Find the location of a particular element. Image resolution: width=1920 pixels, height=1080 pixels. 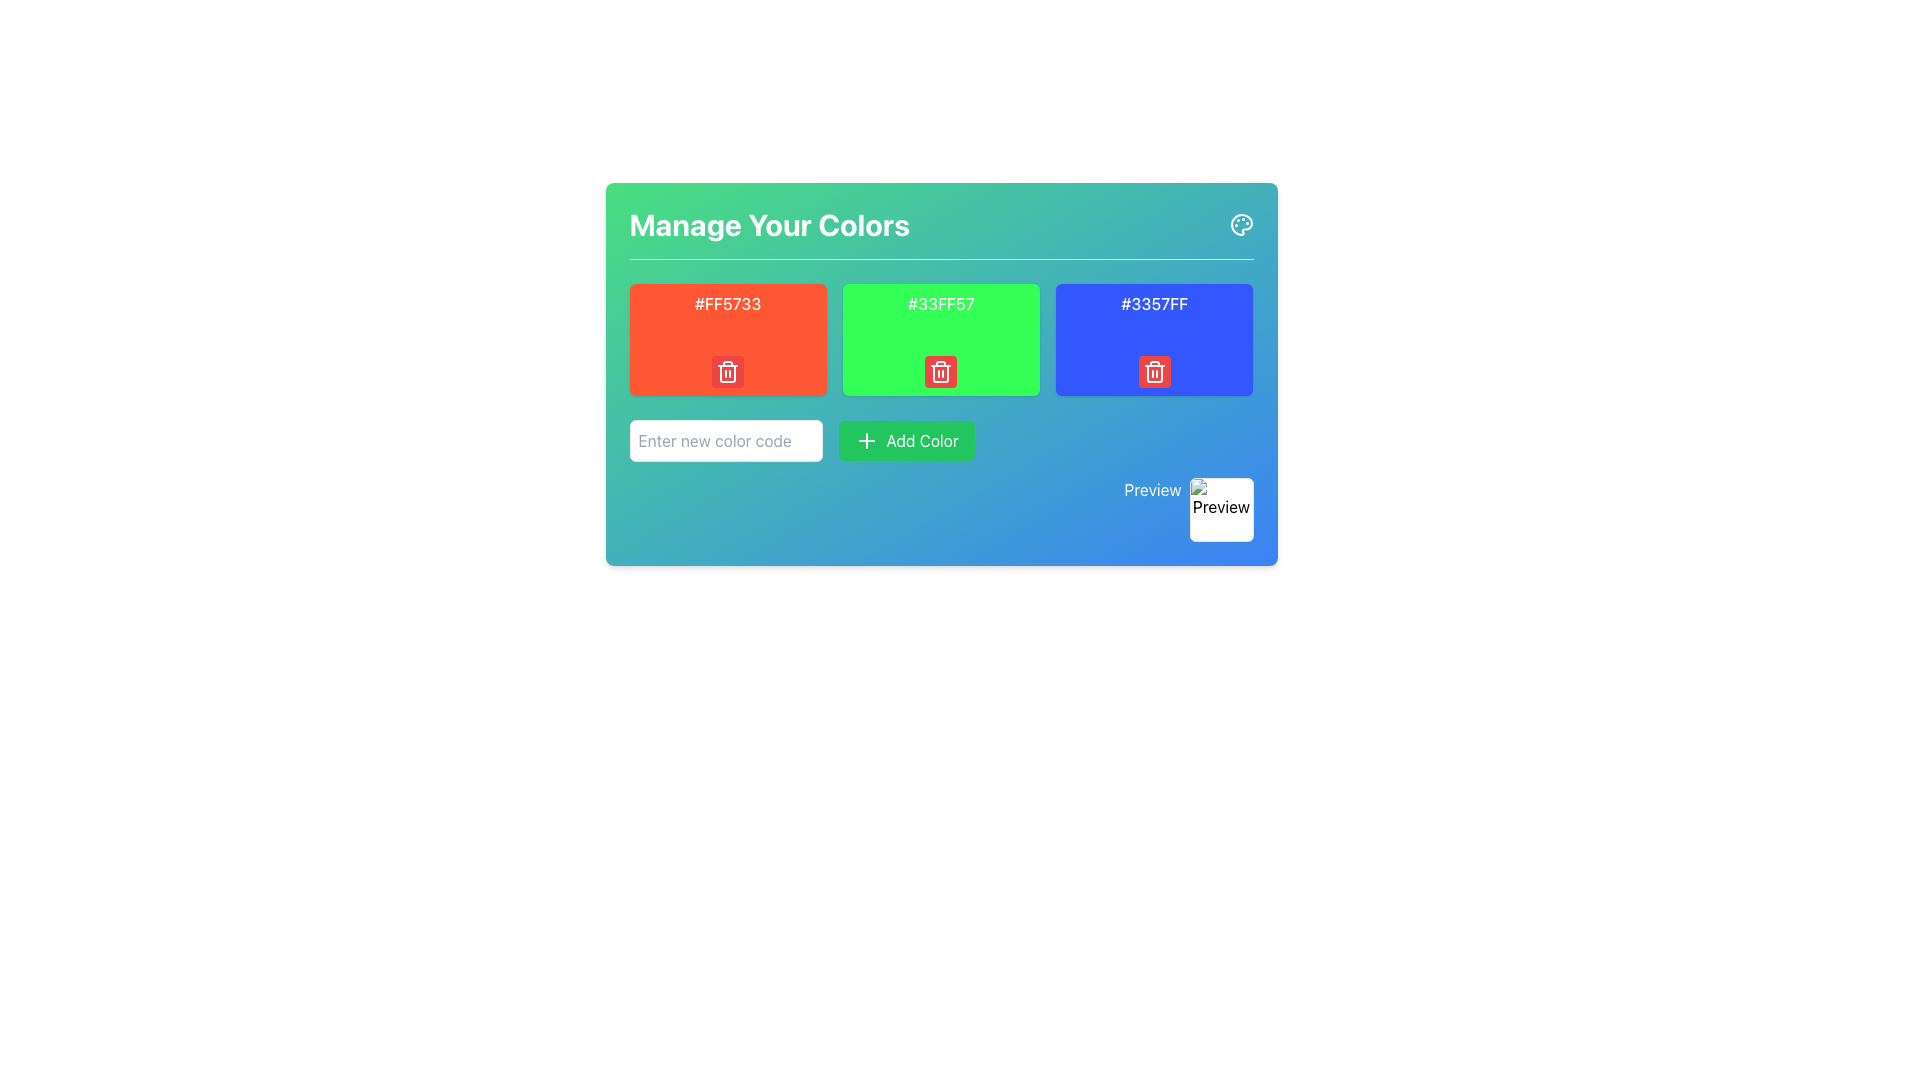

the 'Add Color' button, which is a green rectangular button with a white '+' icon and text, located below the color code input field in the bottom-left area of the panel is located at coordinates (905, 439).